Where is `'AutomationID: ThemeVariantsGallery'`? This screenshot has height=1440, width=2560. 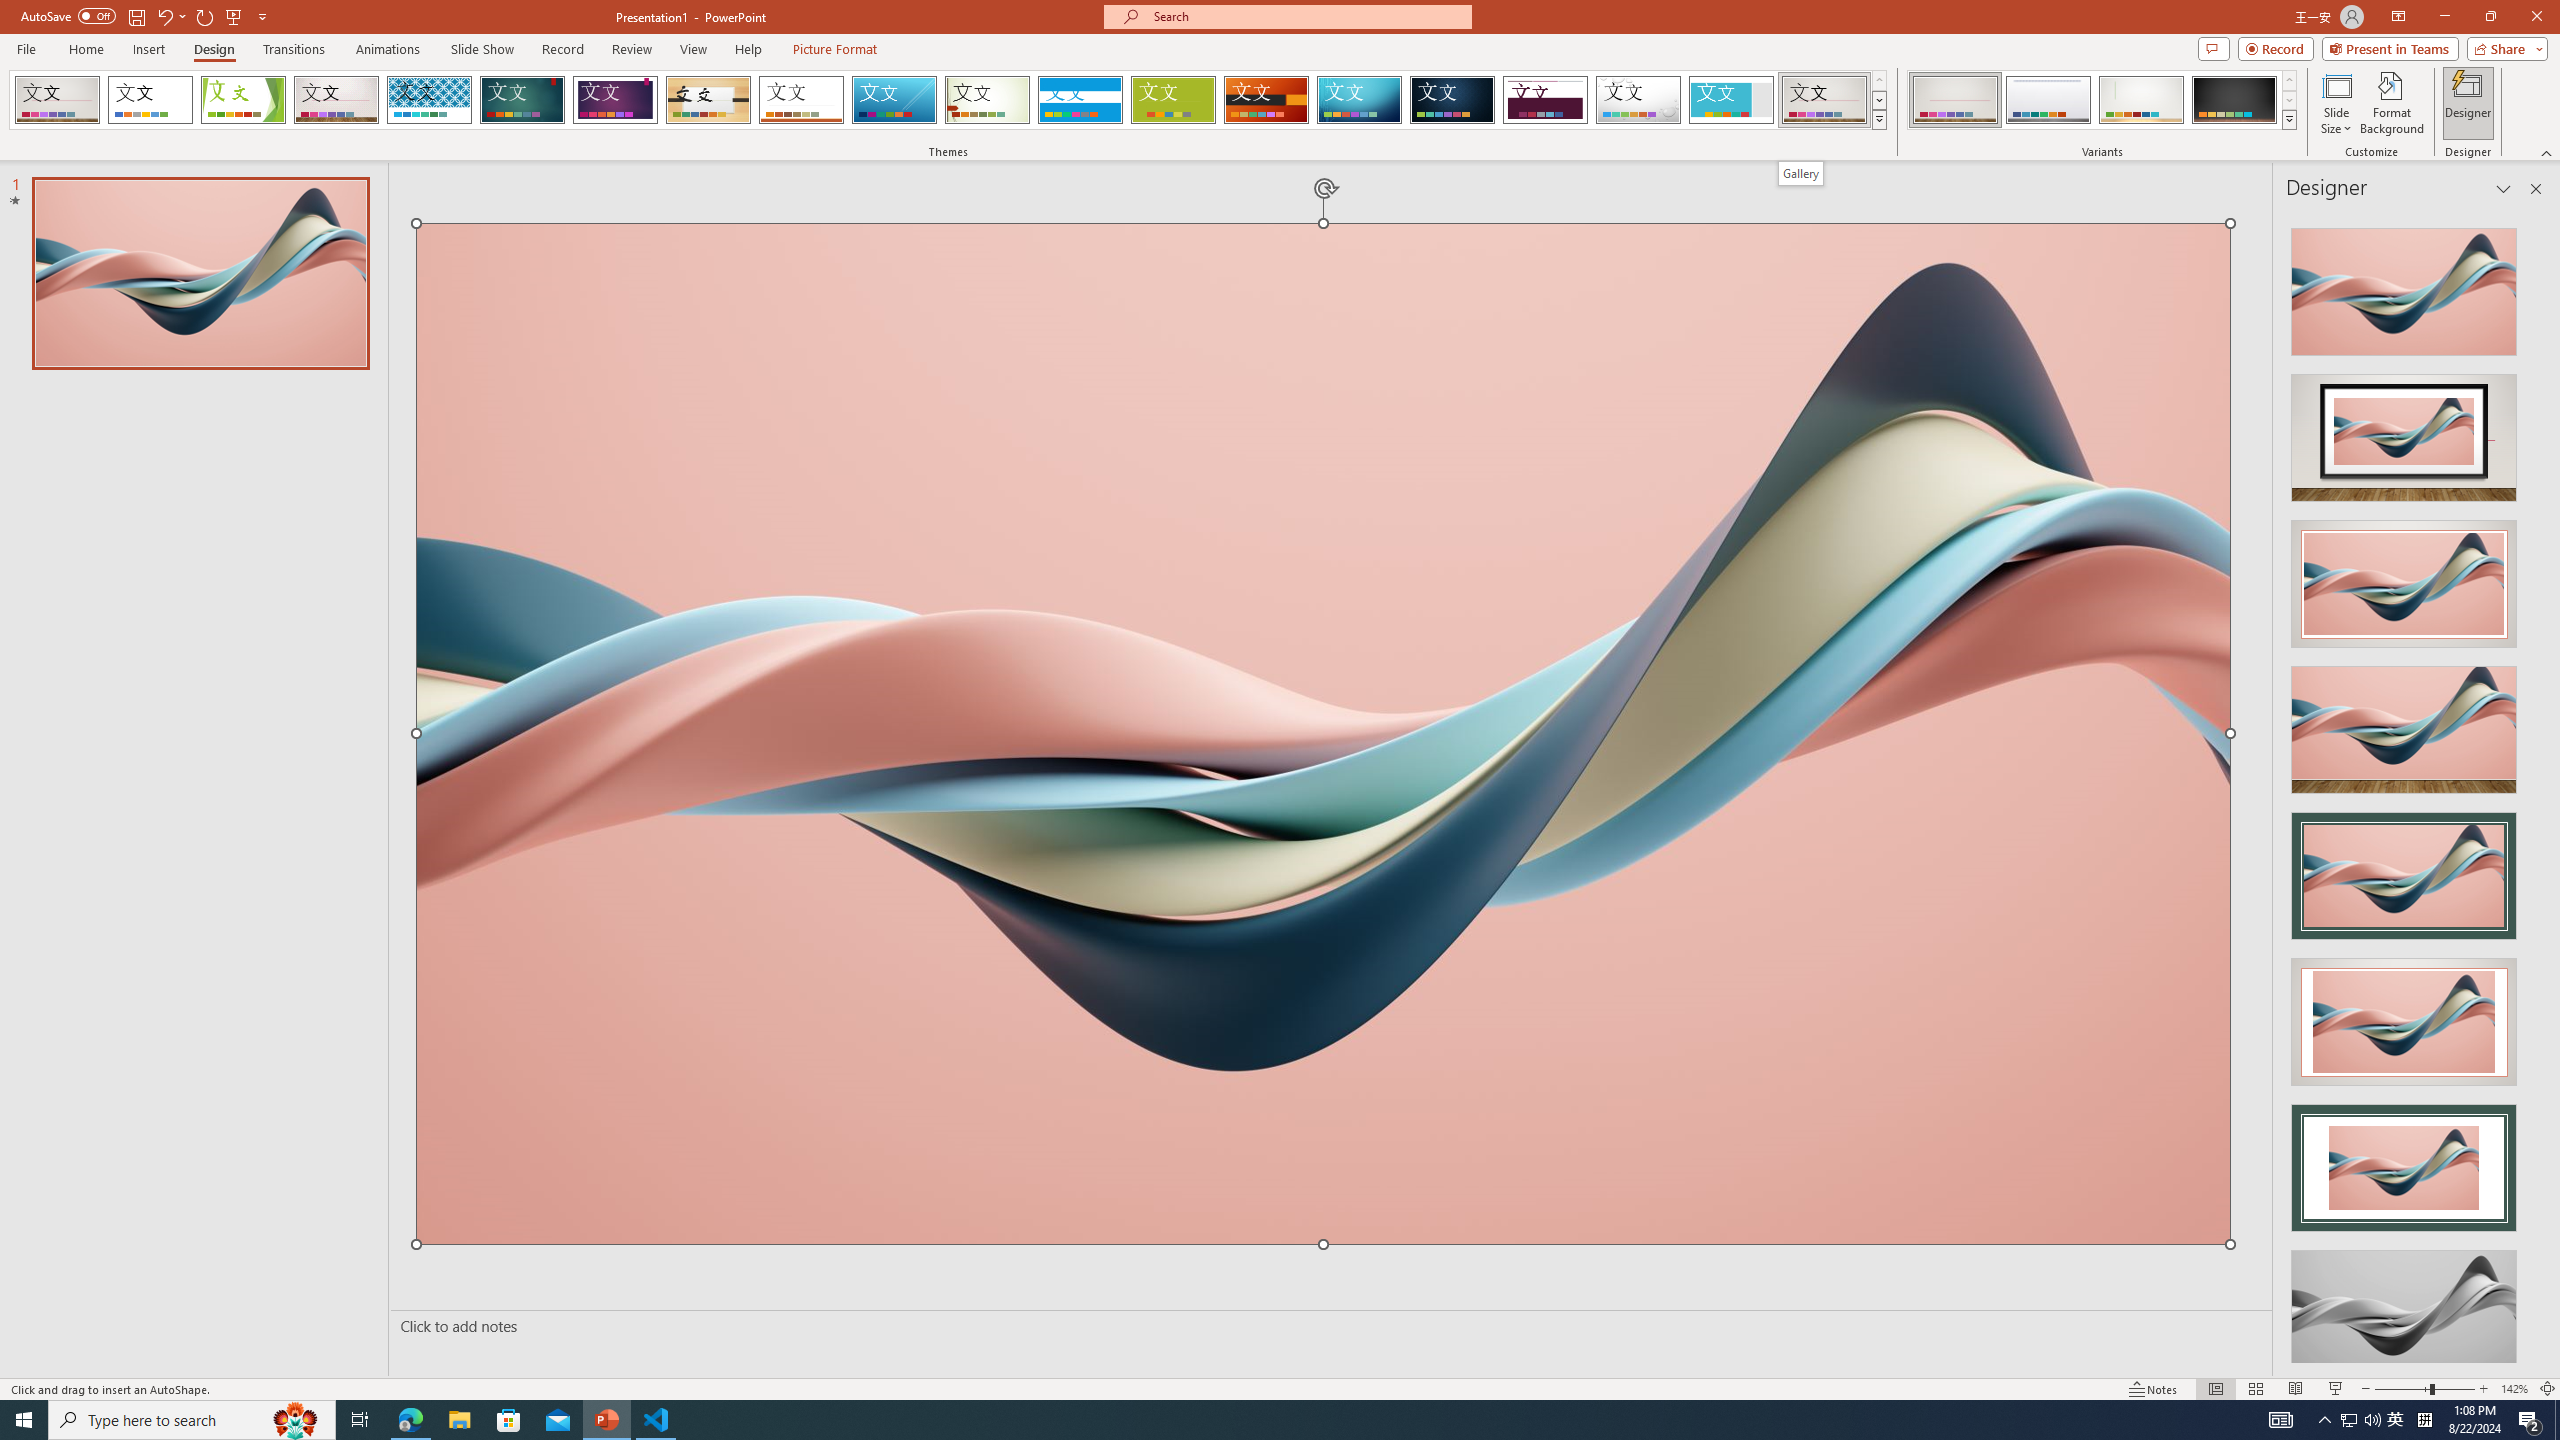
'AutomationID: ThemeVariantsGallery' is located at coordinates (2103, 99).